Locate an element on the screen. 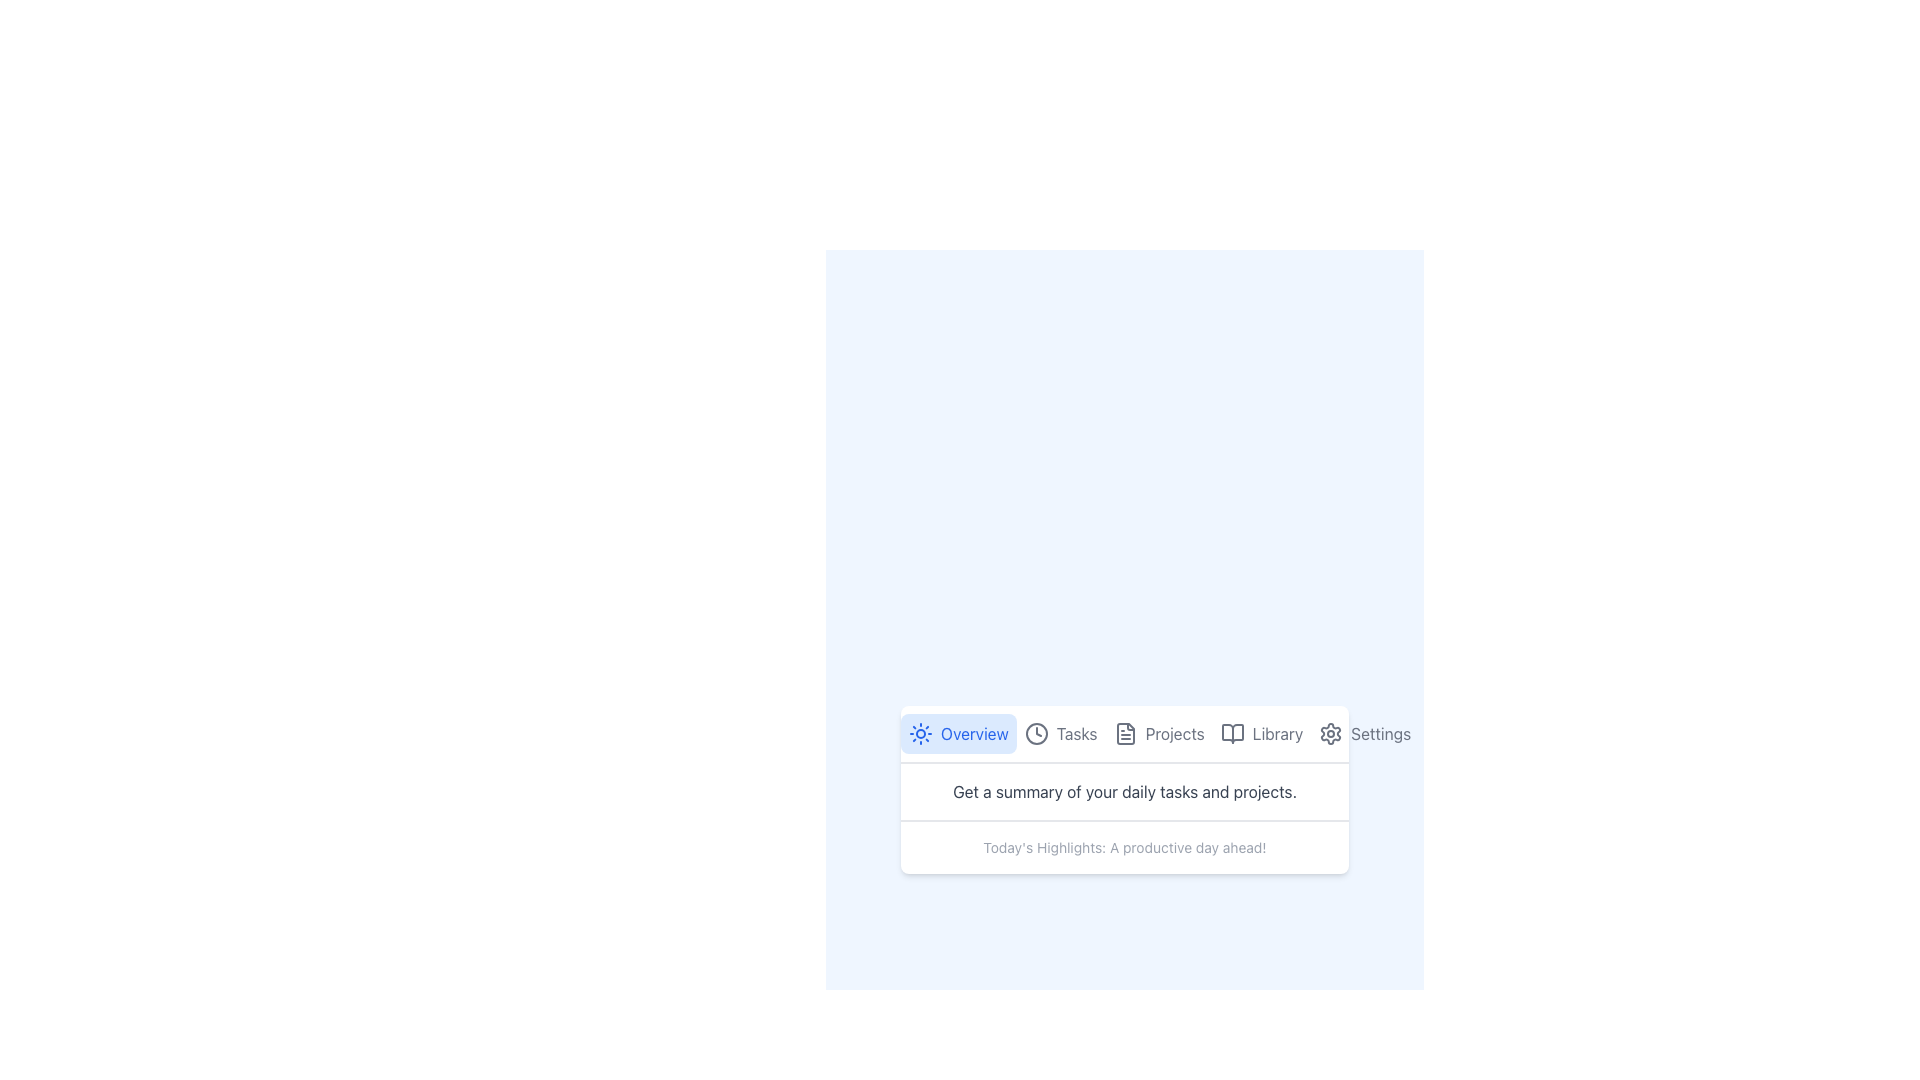 This screenshot has width=1920, height=1080. the 'Library' button, which is a horizontally rectangular button featuring an open book icon and the text 'Library', located in the navigation bar is located at coordinates (1261, 733).